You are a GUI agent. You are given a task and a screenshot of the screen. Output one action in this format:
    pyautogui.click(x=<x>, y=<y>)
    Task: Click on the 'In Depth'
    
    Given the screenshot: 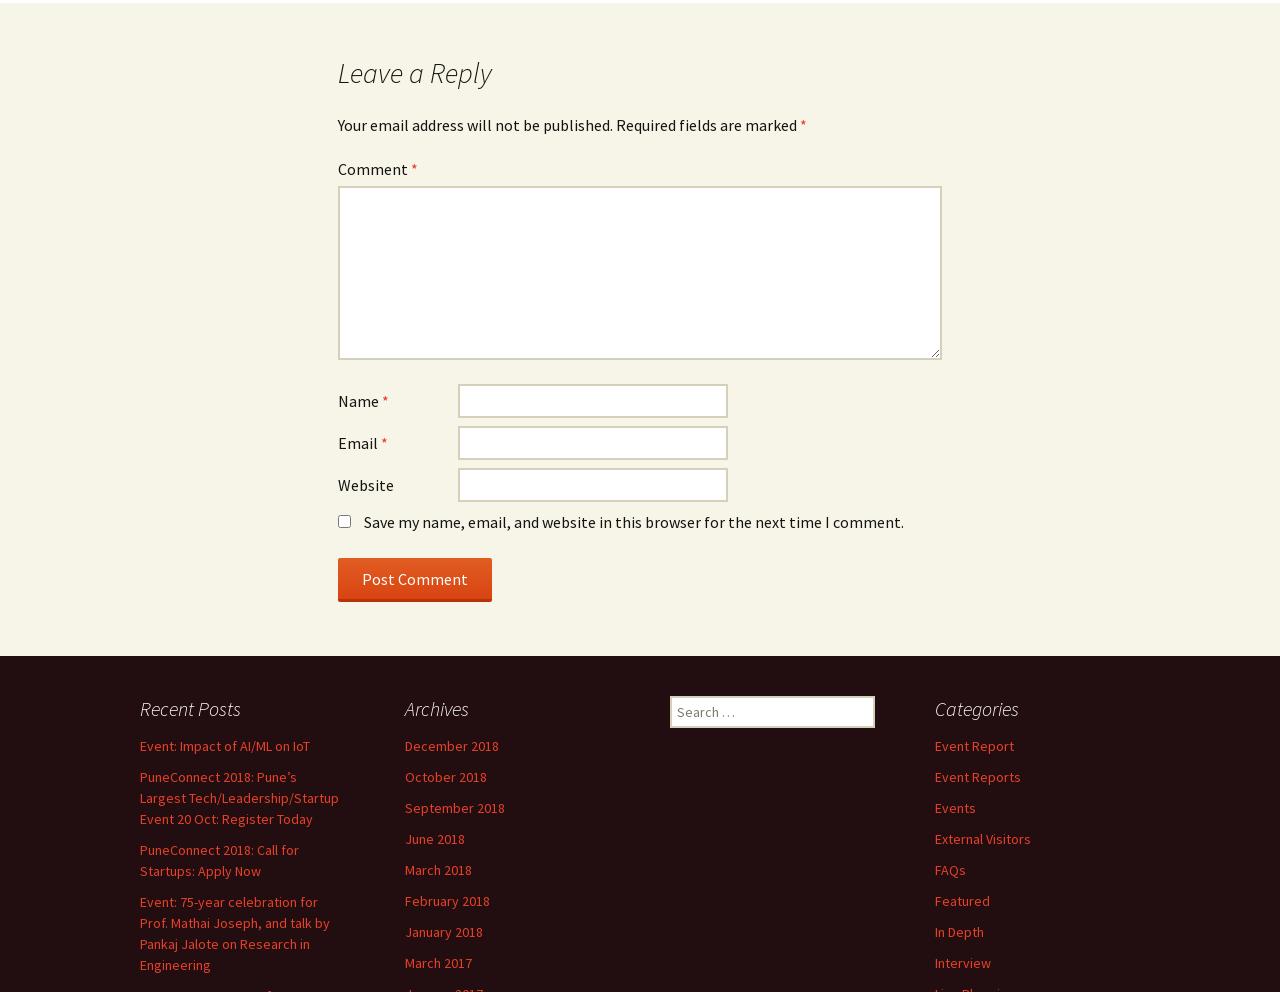 What is the action you would take?
    pyautogui.click(x=958, y=930)
    